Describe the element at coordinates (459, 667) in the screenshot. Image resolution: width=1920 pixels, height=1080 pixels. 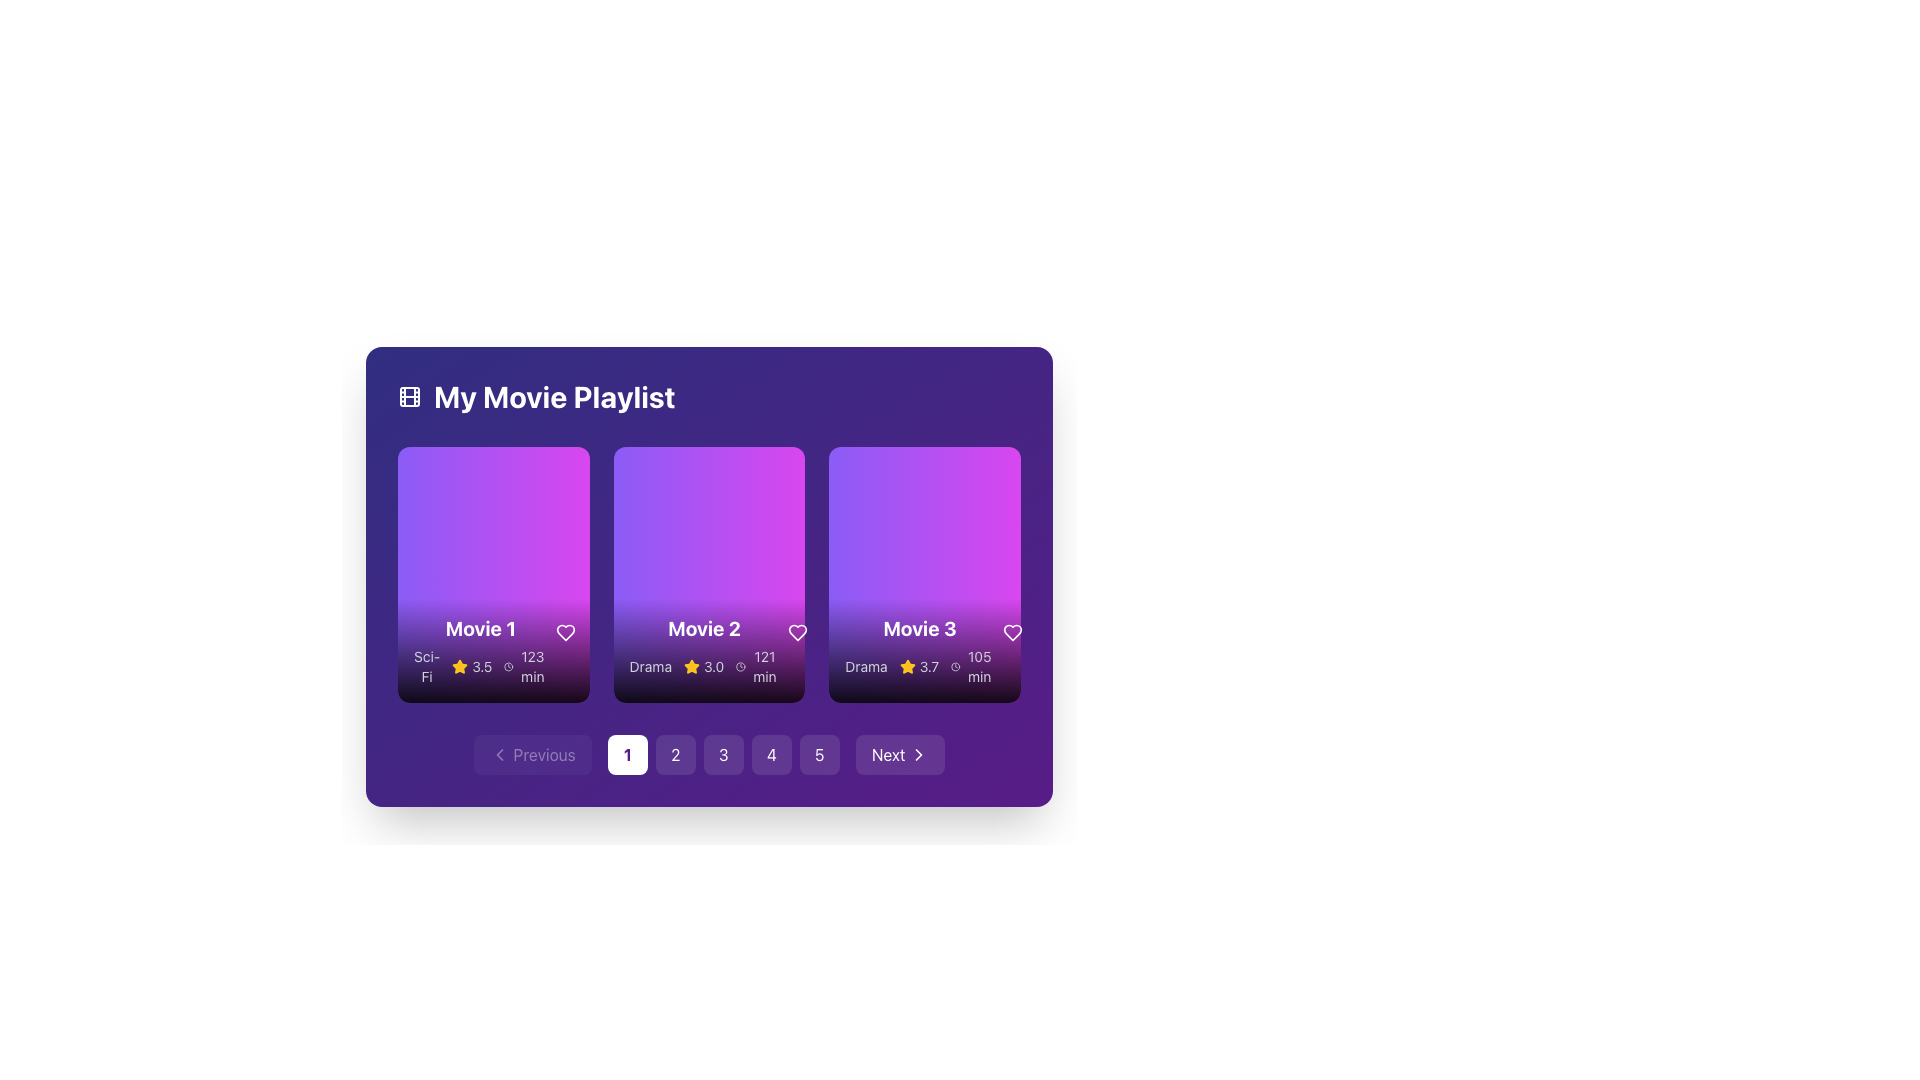
I see `the rating indicator icon located below the 'Movie 1' card in the 'My Movie Playlist' section, directly to the left of the rating text '3.5'` at that location.